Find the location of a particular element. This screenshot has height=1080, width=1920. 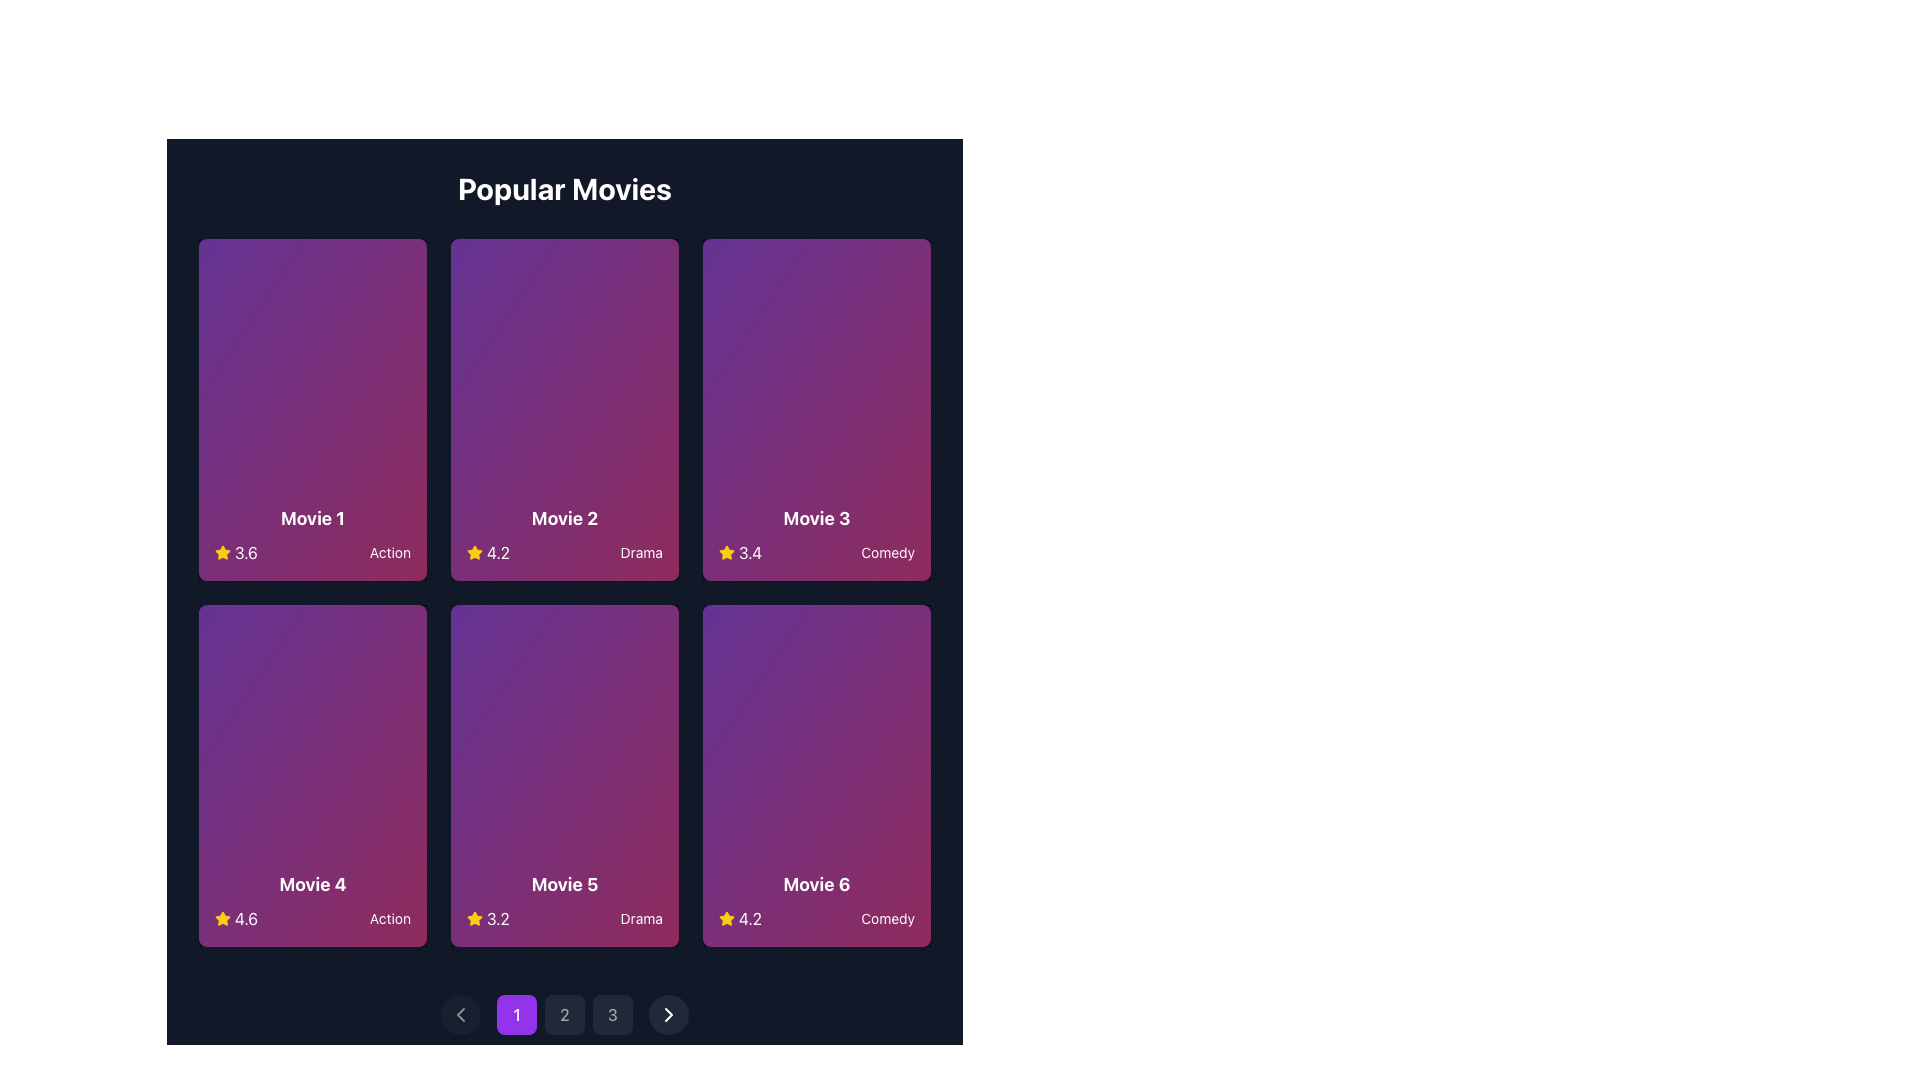

the star-shaped Rating Icon with a yellow fill and yellow border located in the card for 'Movie 3' in the 'Popular Movies' section is located at coordinates (725, 552).